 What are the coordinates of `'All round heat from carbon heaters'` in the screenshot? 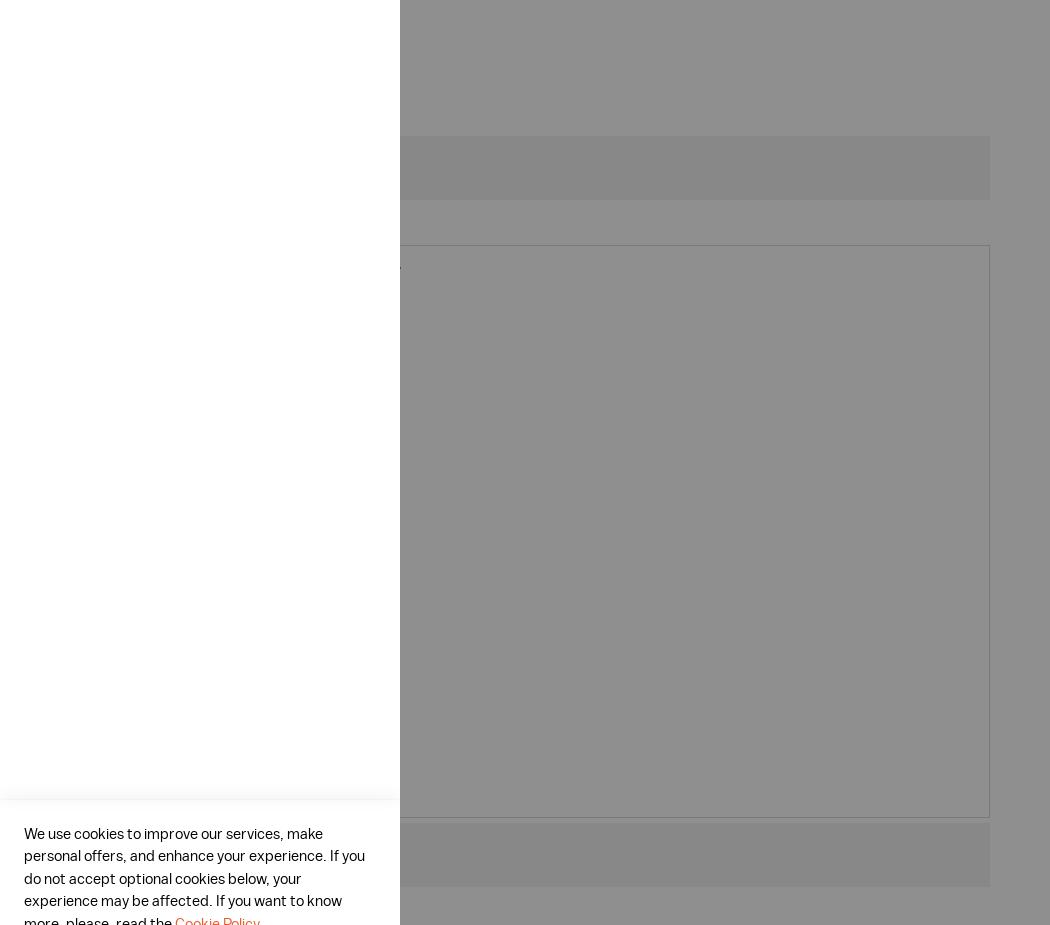 It's located at (220, 451).